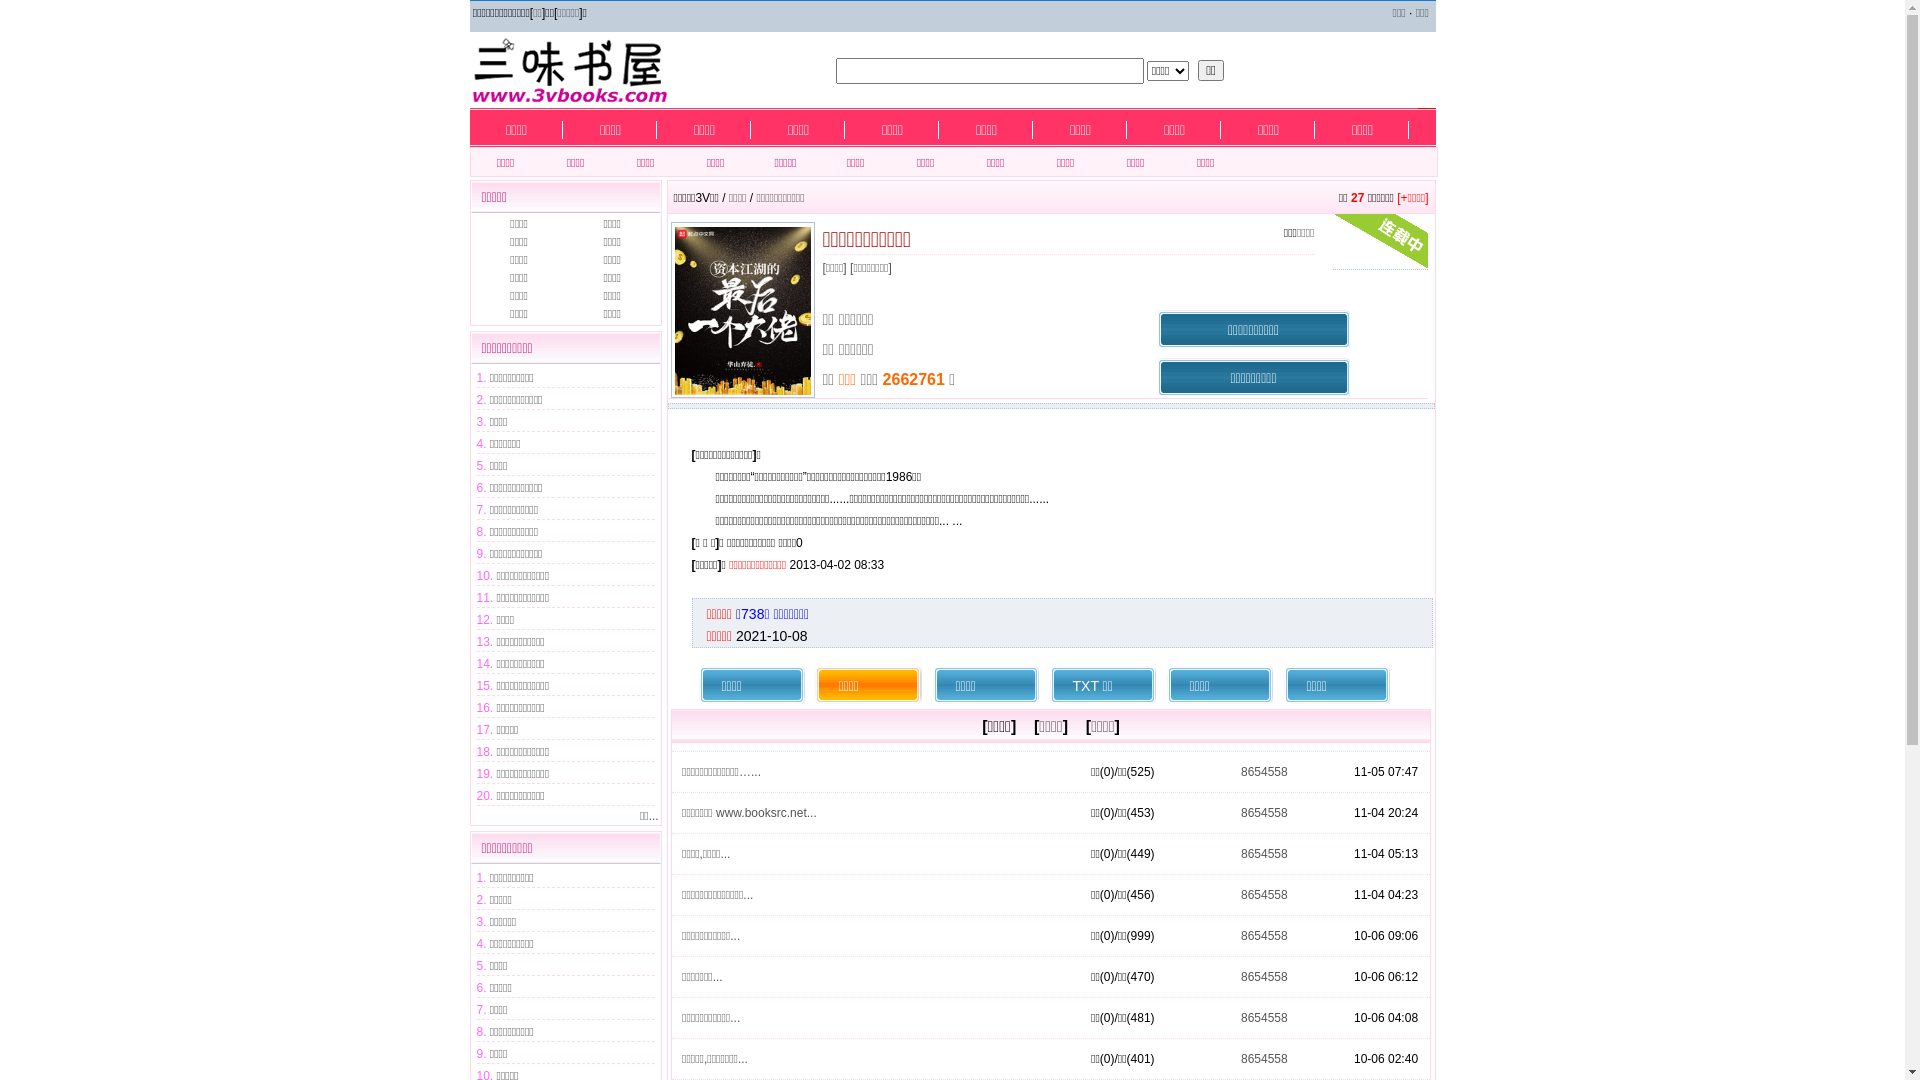 The height and width of the screenshot is (1080, 1920). Describe the element at coordinates (1240, 813) in the screenshot. I see `'8654558'` at that location.